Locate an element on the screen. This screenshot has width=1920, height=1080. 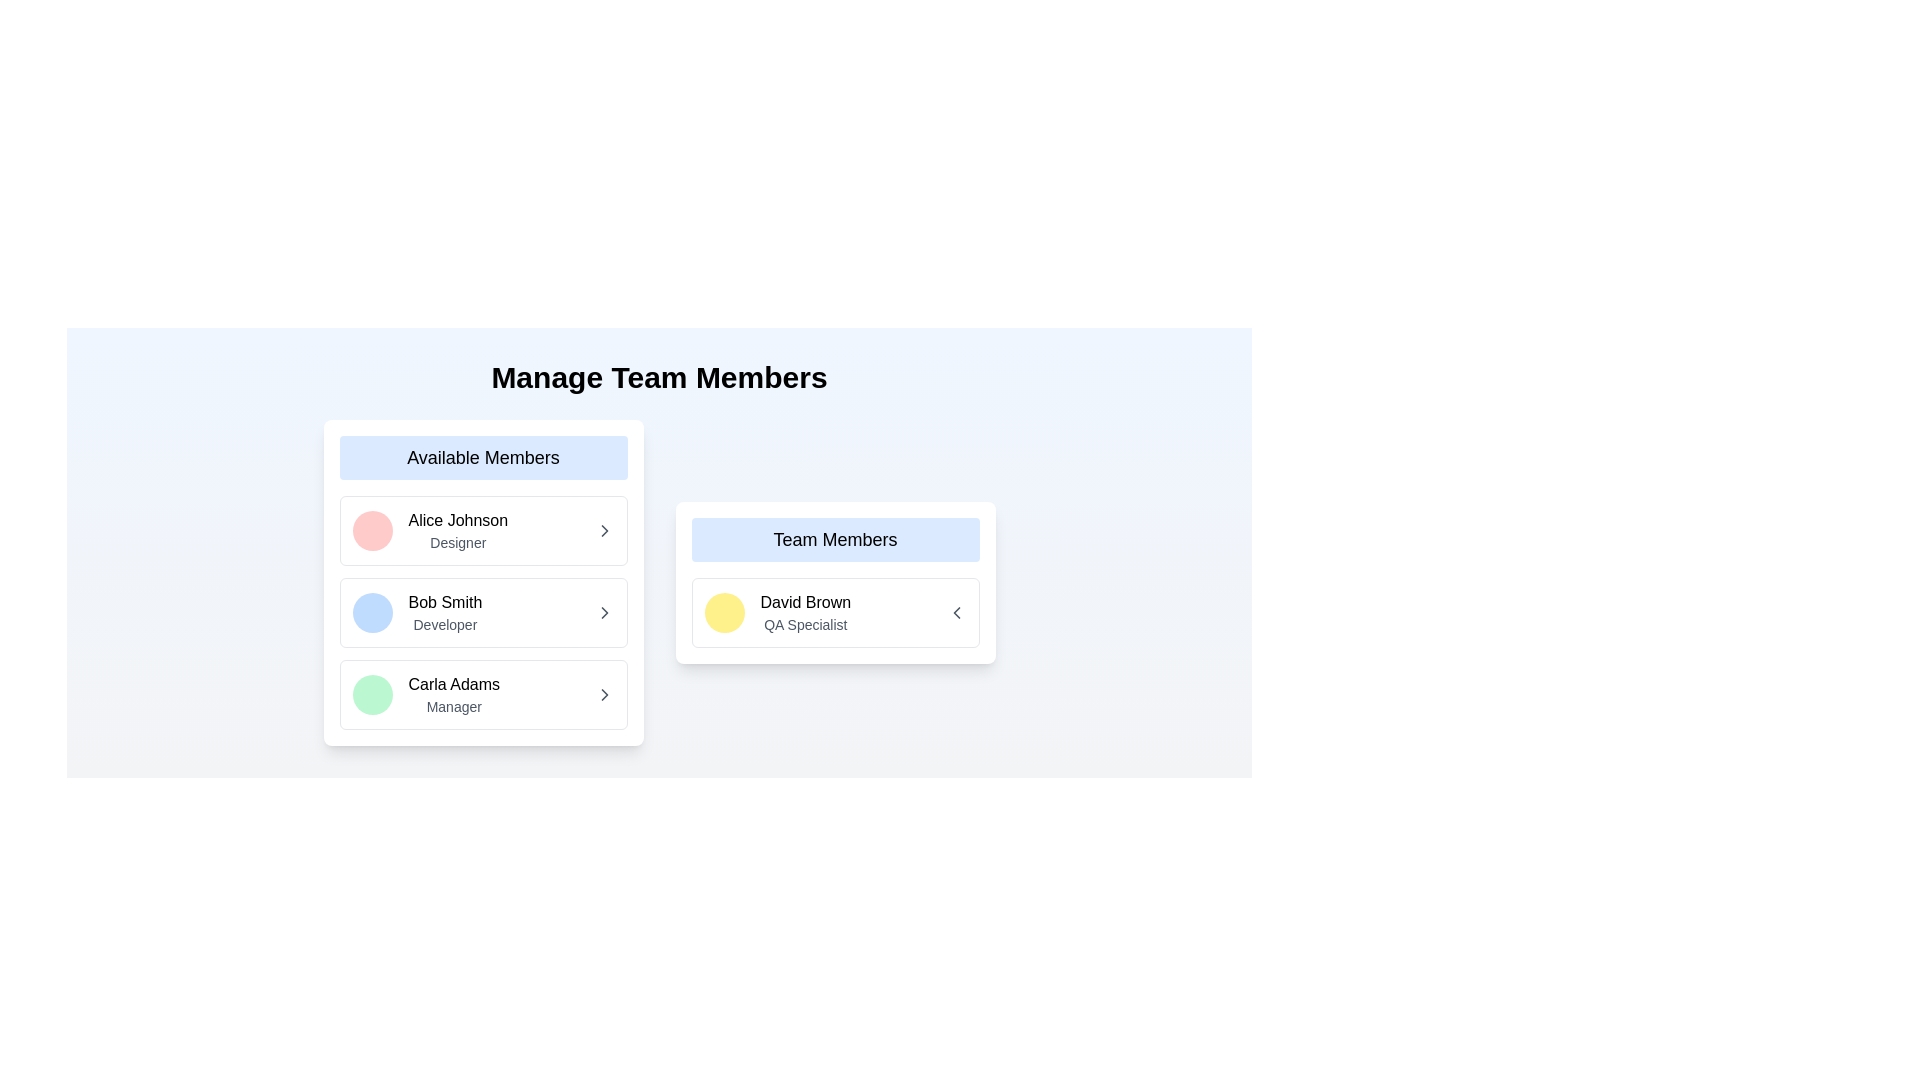
the List item representing team member Alice Johnson, who has the role of Designer is located at coordinates (483, 530).